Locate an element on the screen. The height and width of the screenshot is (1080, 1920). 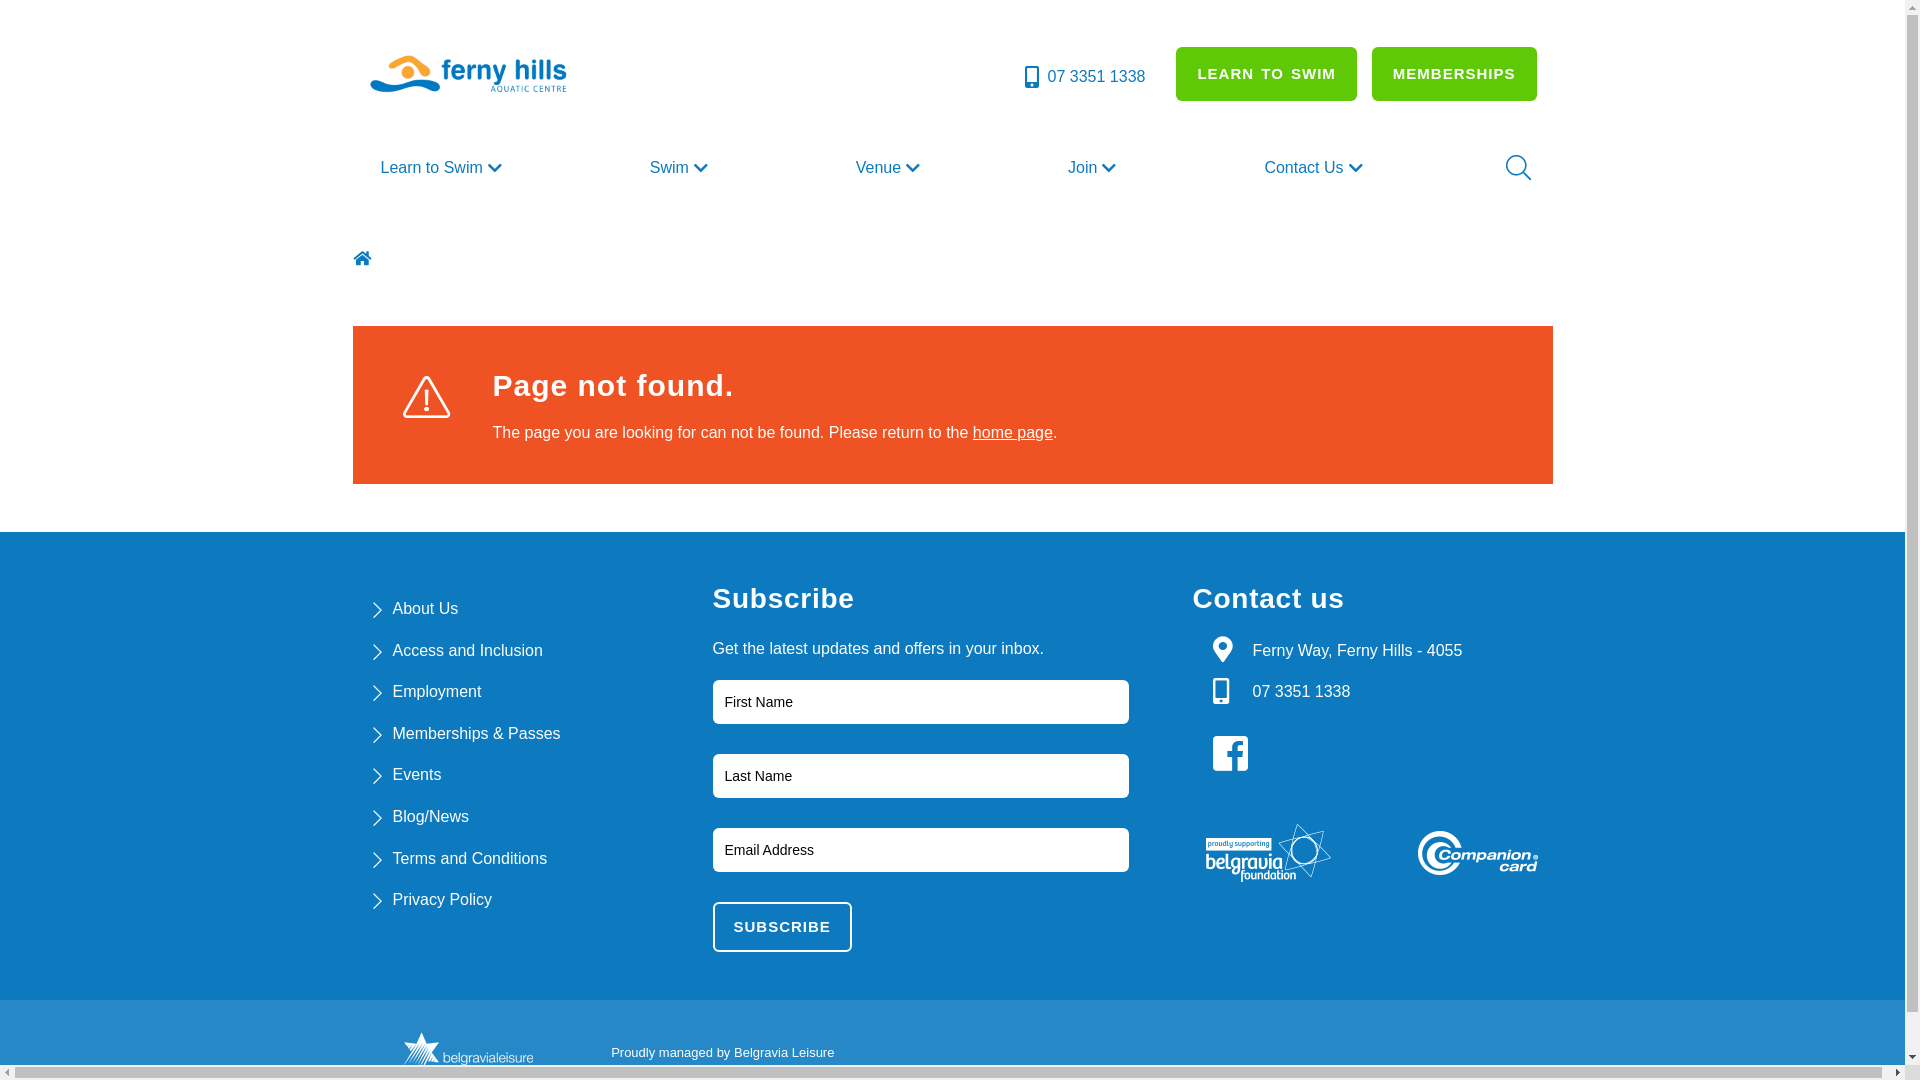
'Join' is located at coordinates (1093, 167).